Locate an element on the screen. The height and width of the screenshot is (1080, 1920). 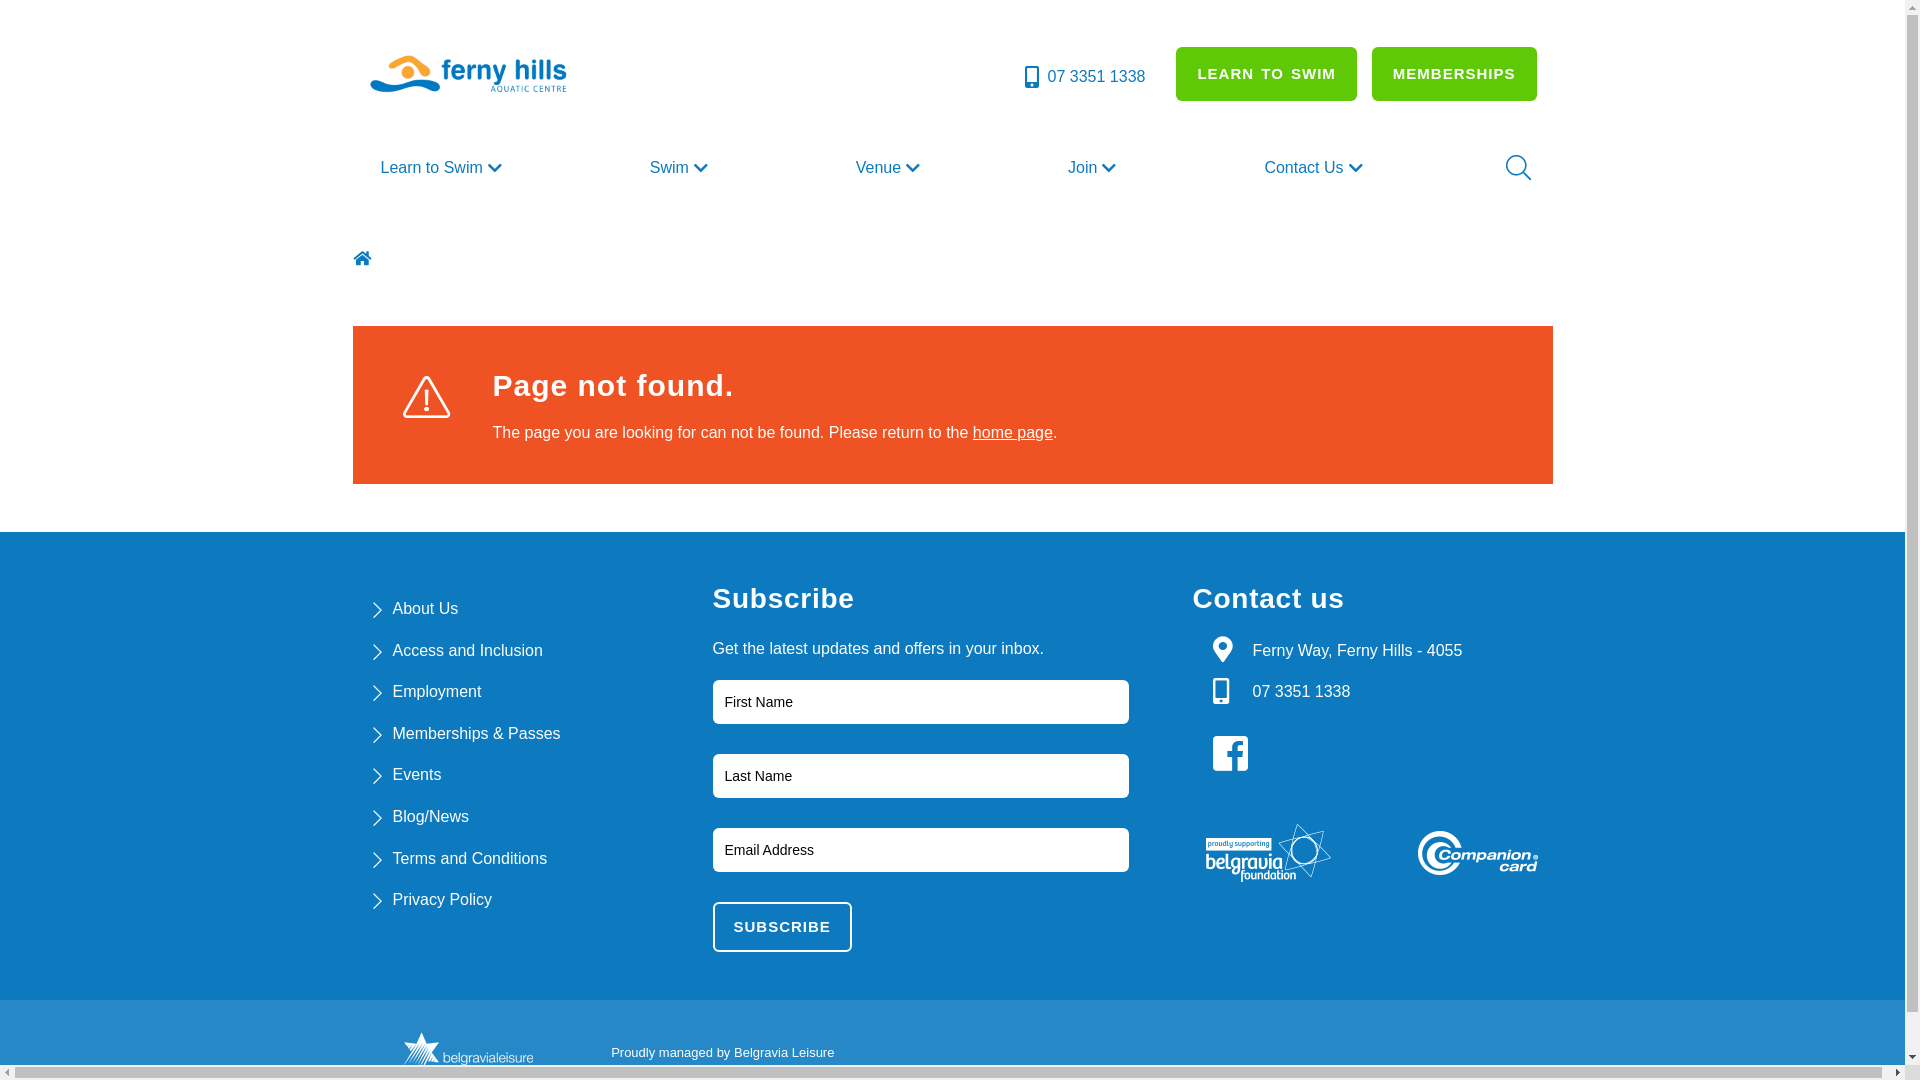
'Join' is located at coordinates (1093, 167).